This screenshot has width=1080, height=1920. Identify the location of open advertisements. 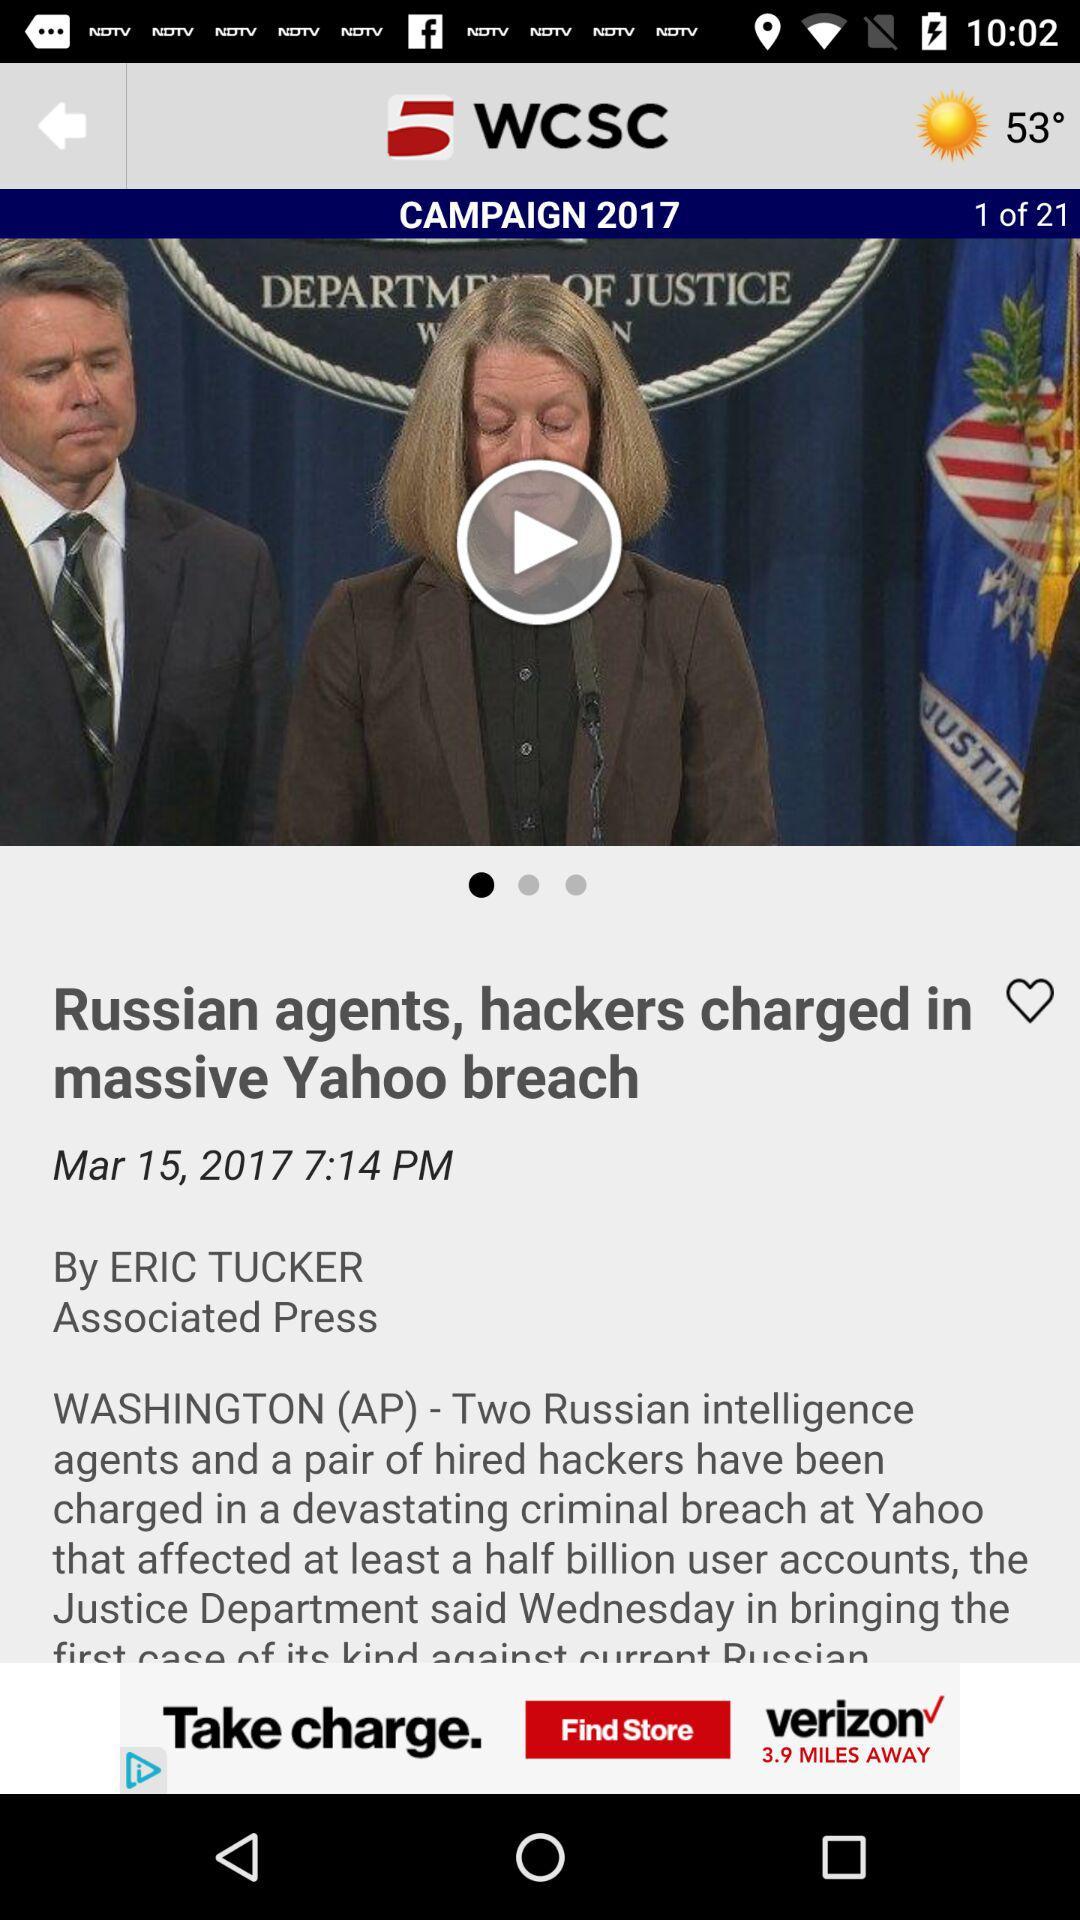
(540, 1727).